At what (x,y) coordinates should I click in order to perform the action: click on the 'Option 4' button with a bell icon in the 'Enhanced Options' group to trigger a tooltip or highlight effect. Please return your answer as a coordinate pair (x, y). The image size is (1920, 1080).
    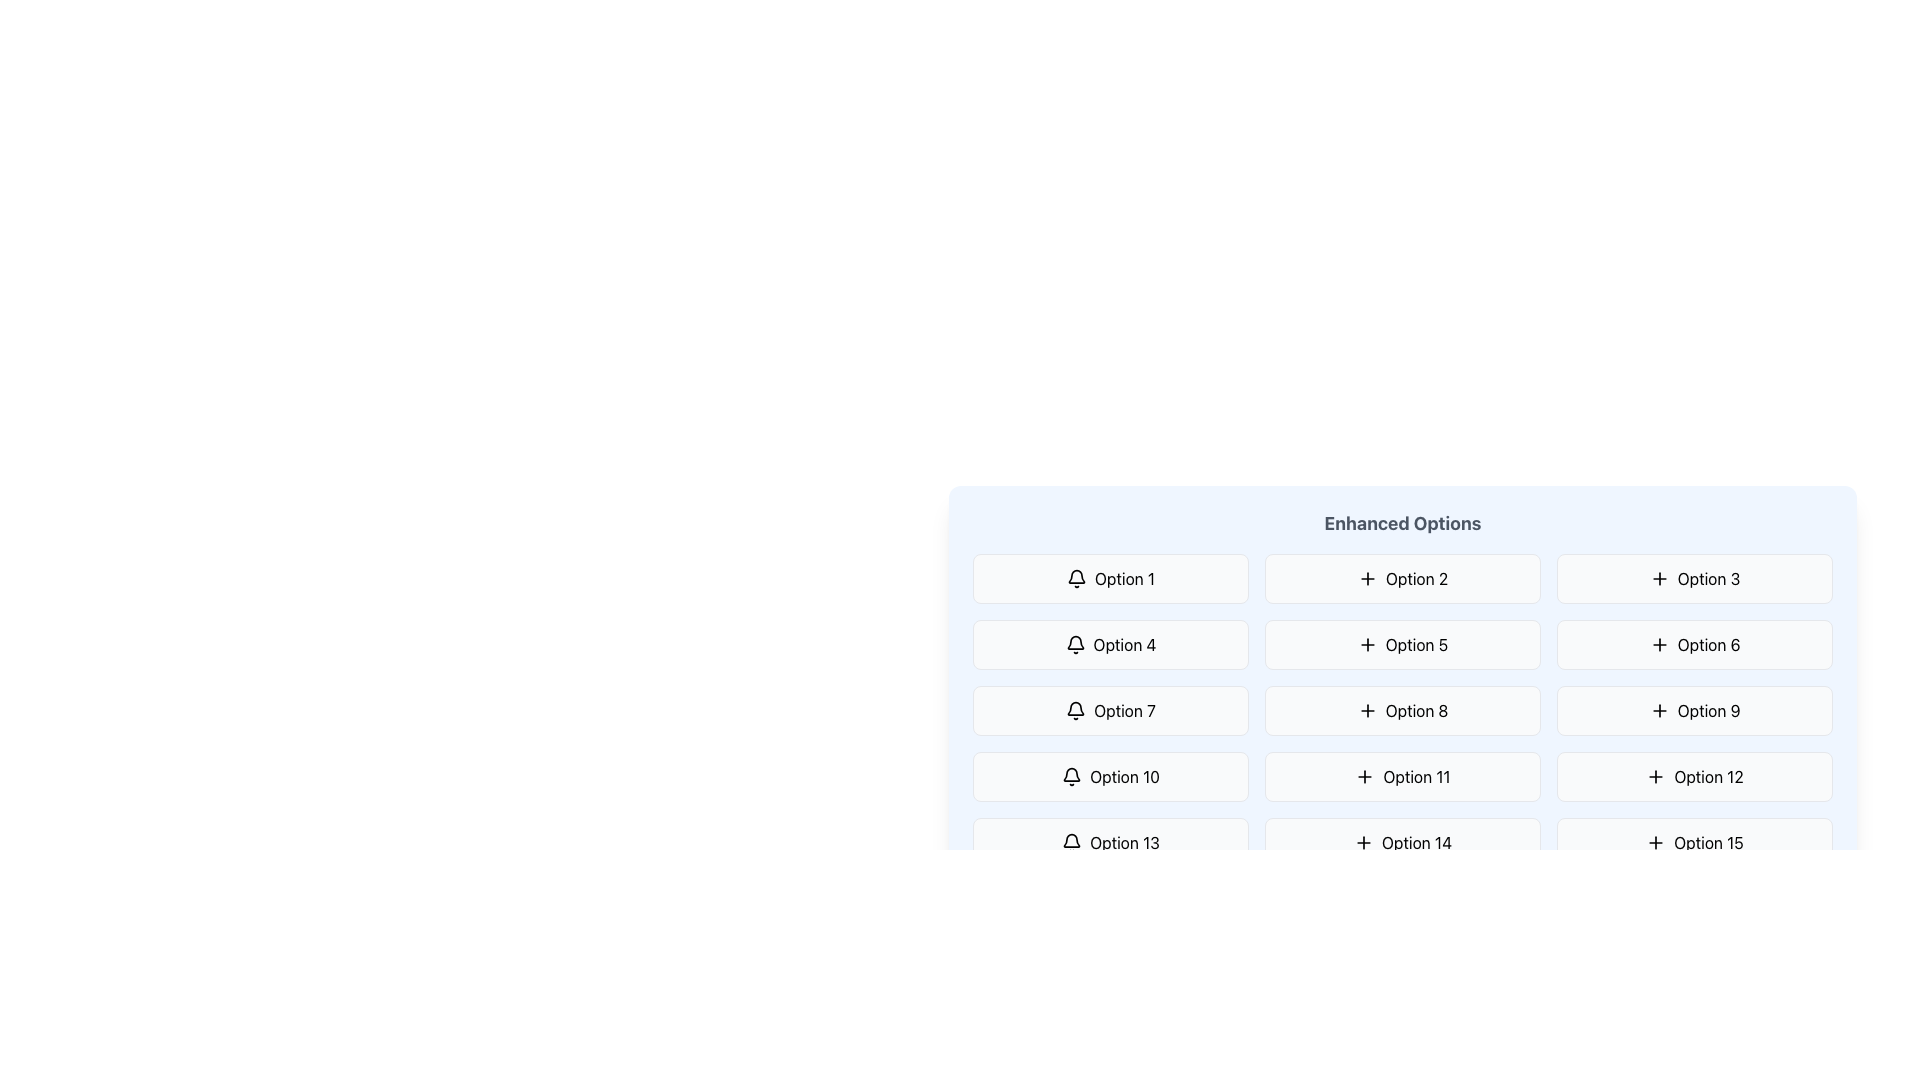
    Looking at the image, I should click on (1109, 644).